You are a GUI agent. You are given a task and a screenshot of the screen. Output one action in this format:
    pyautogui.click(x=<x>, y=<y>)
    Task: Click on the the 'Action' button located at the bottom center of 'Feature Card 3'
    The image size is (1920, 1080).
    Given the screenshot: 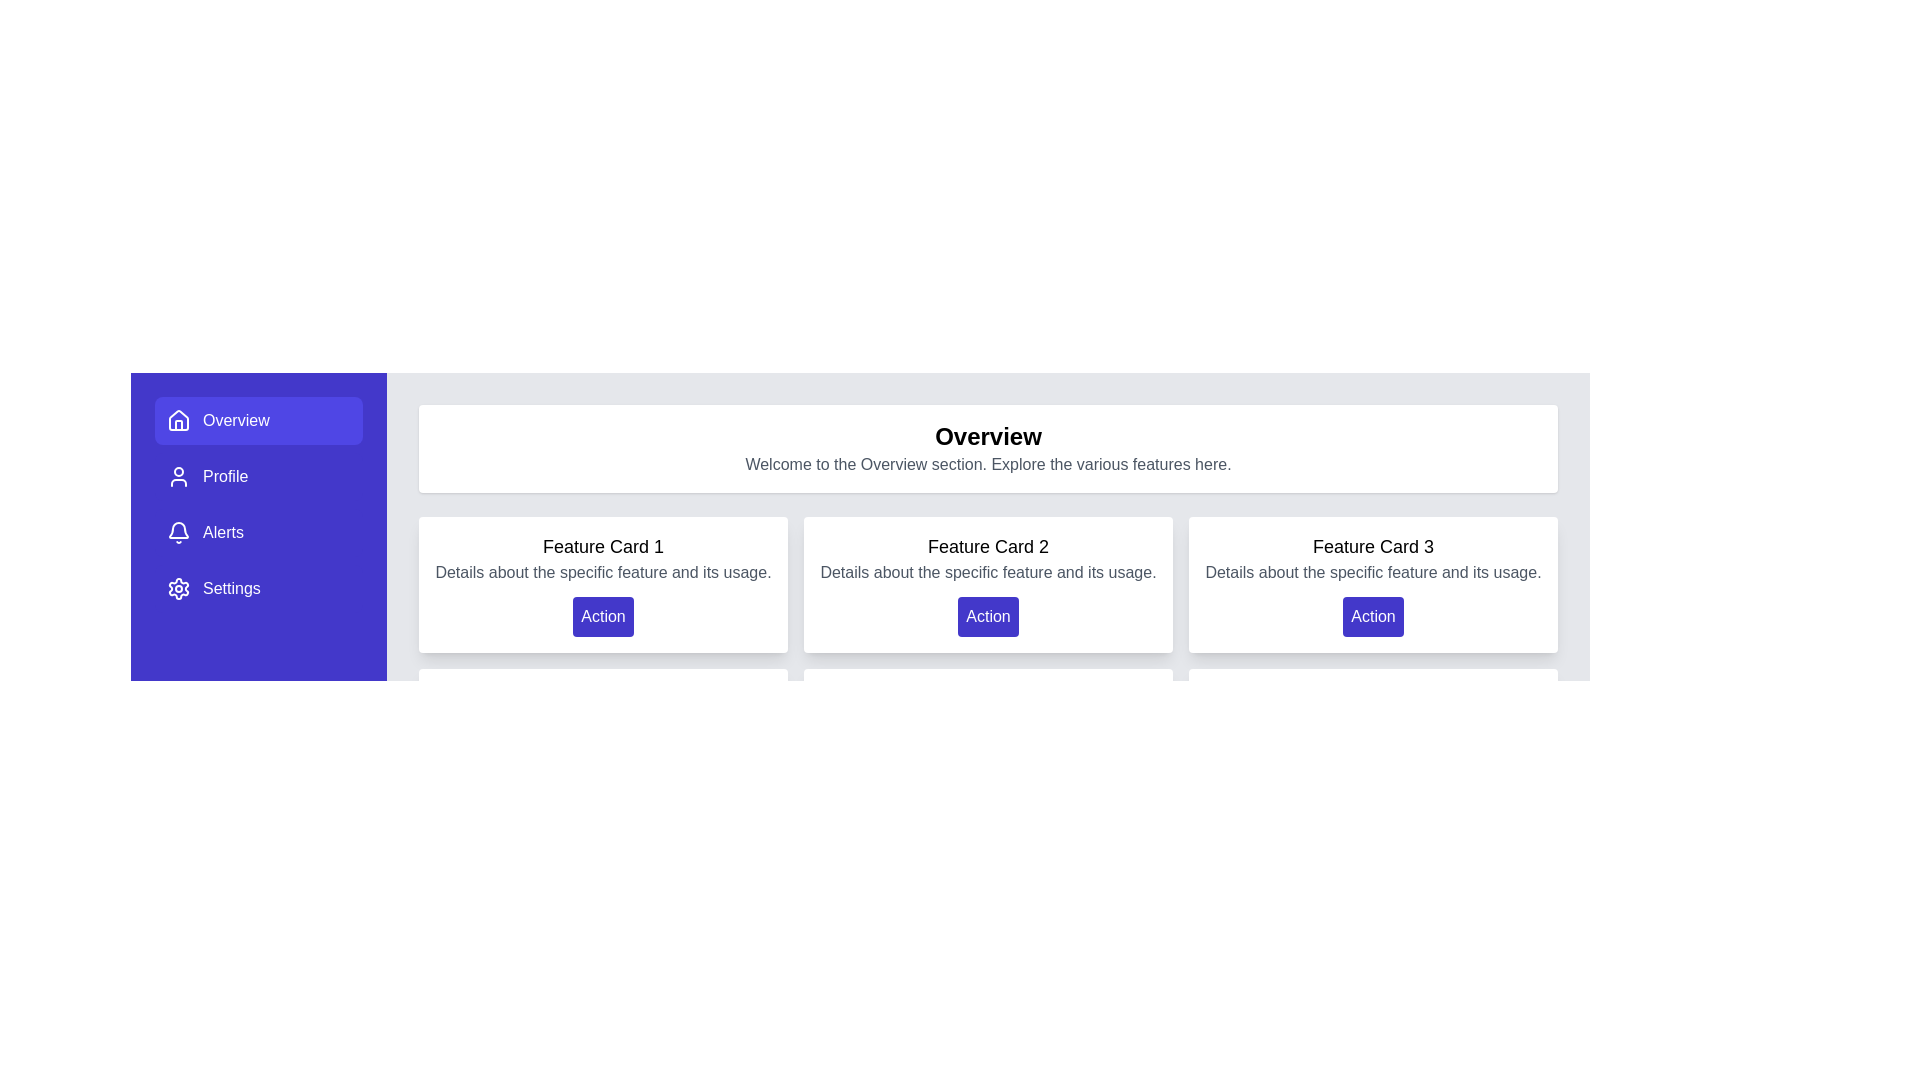 What is the action you would take?
    pyautogui.click(x=1372, y=616)
    